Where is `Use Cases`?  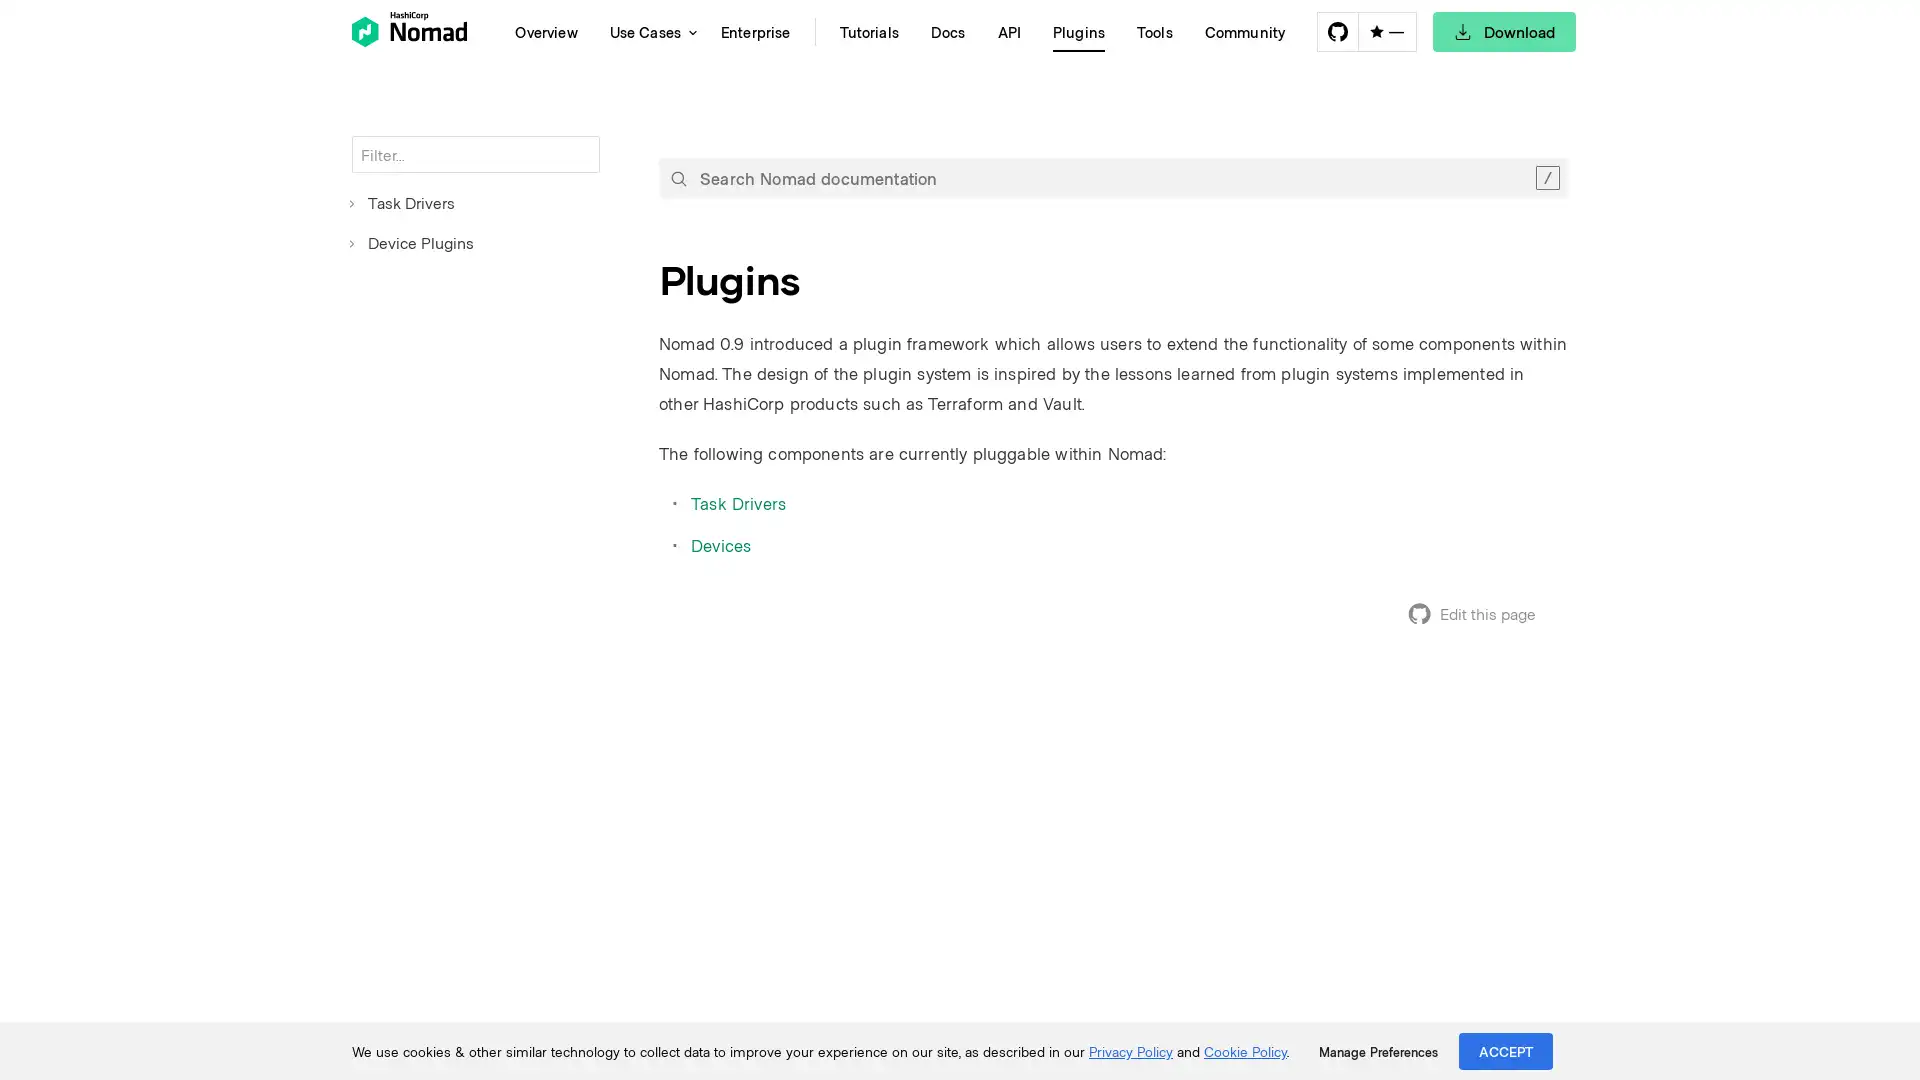
Use Cases is located at coordinates (648, 31).